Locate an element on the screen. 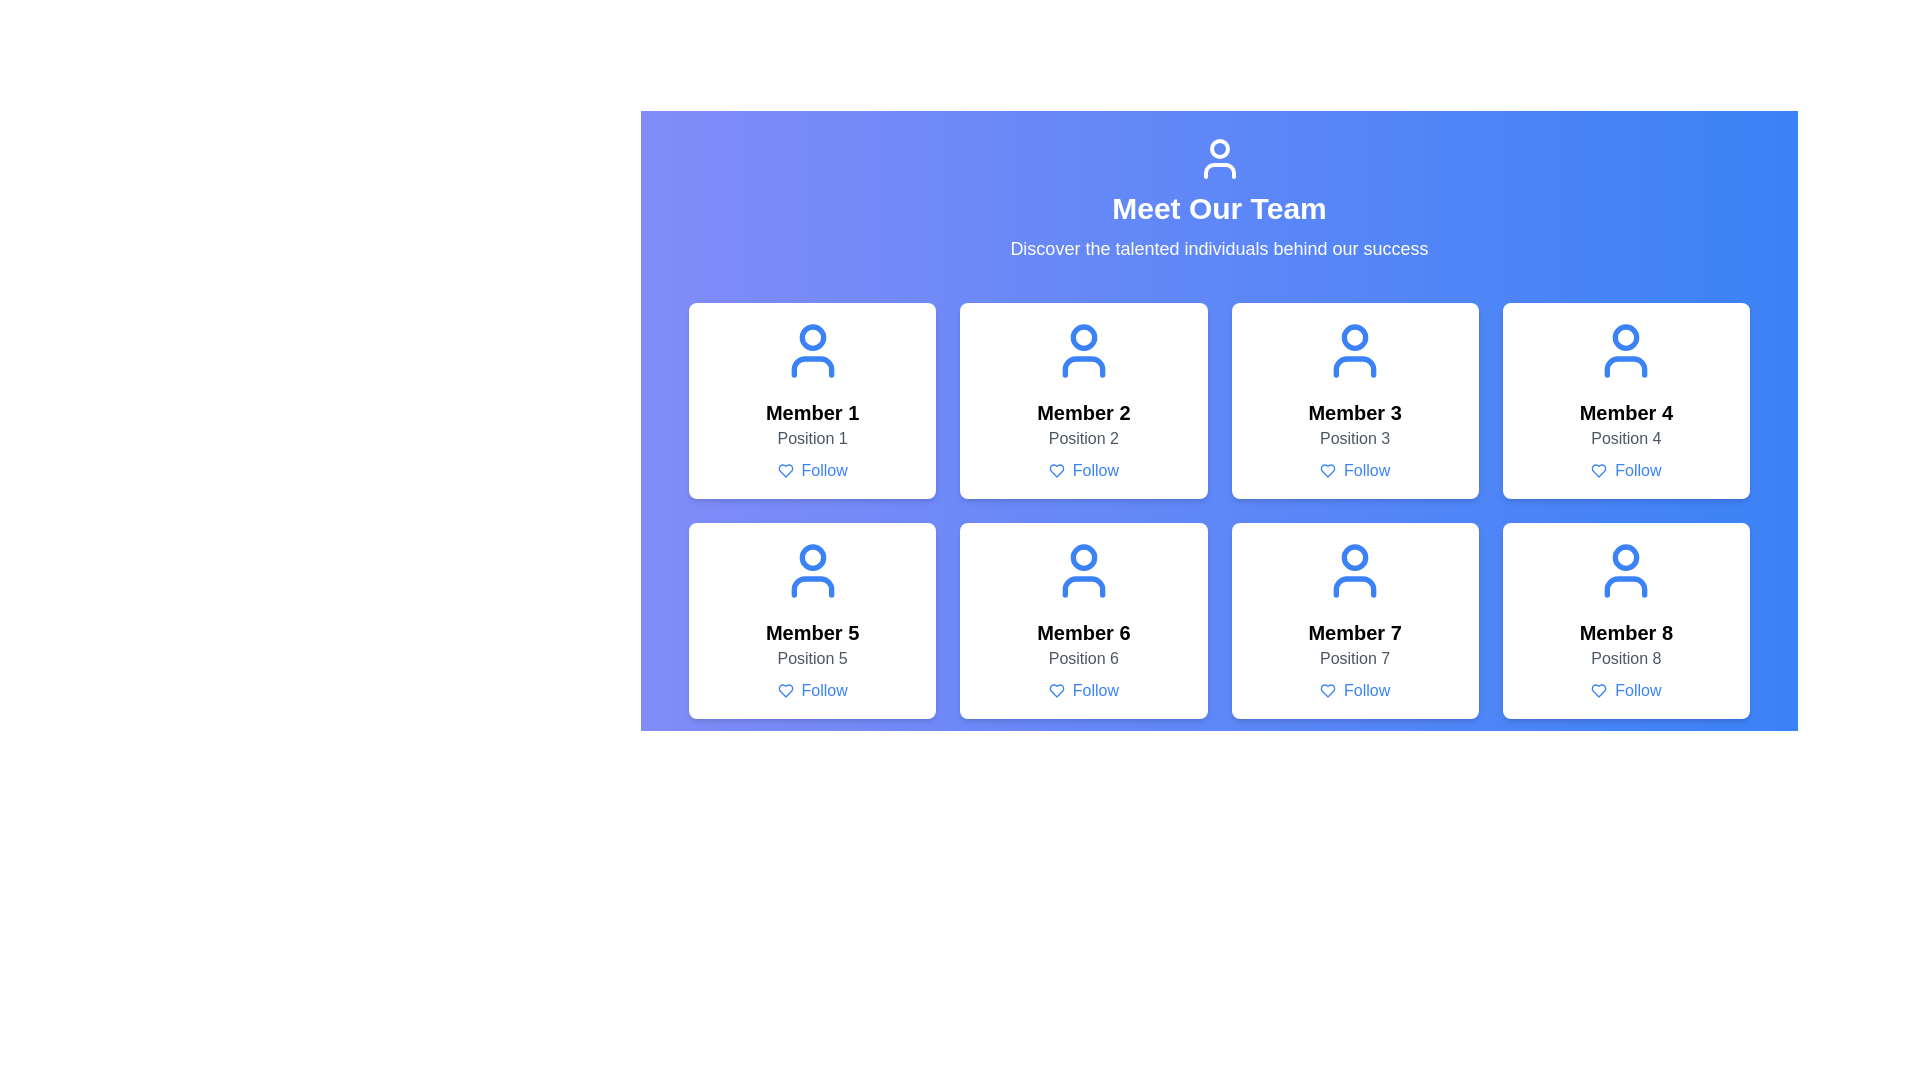 The image size is (1920, 1080). the SVG graphical component representing the user icon for 'Member 7' in the 'Meet Our Team' section, located in the seventh box of a 2x4 grid layout is located at coordinates (1355, 557).